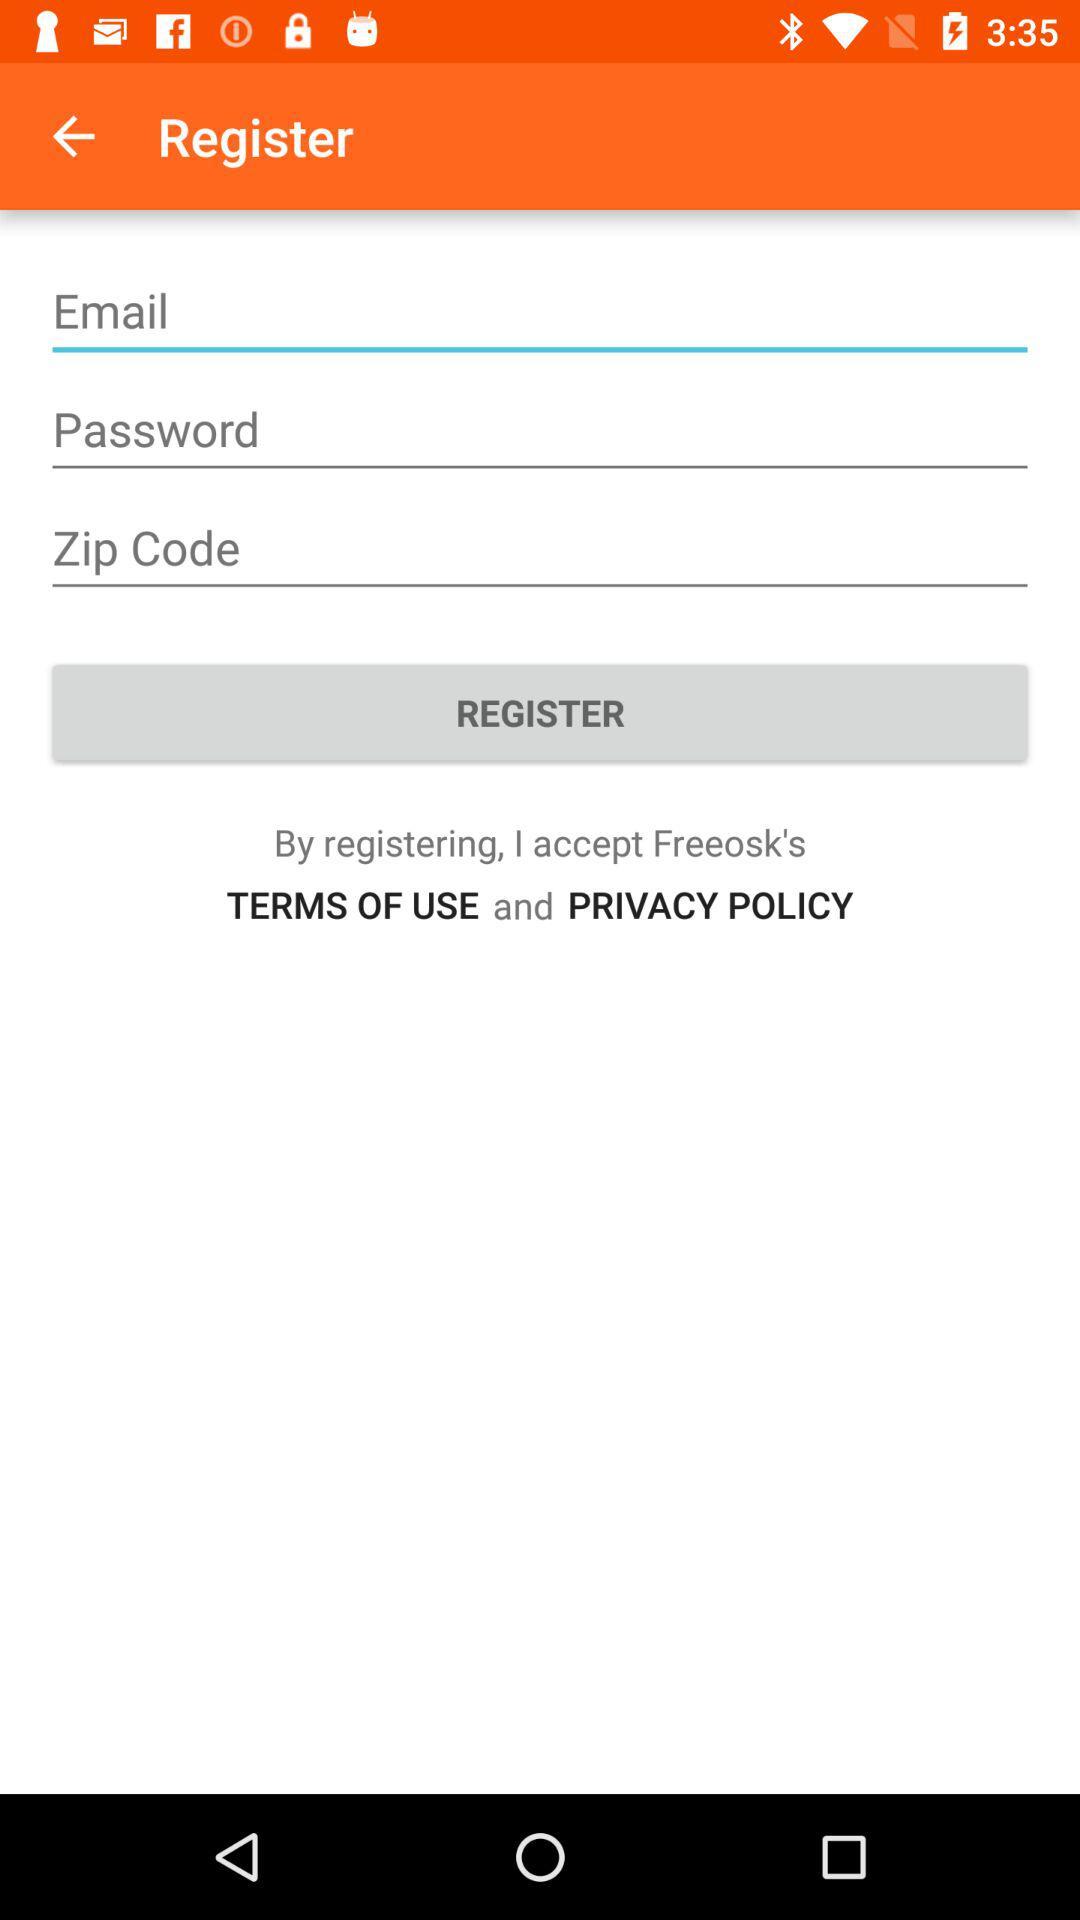 The height and width of the screenshot is (1920, 1080). I want to click on the privacy policy, so click(709, 903).